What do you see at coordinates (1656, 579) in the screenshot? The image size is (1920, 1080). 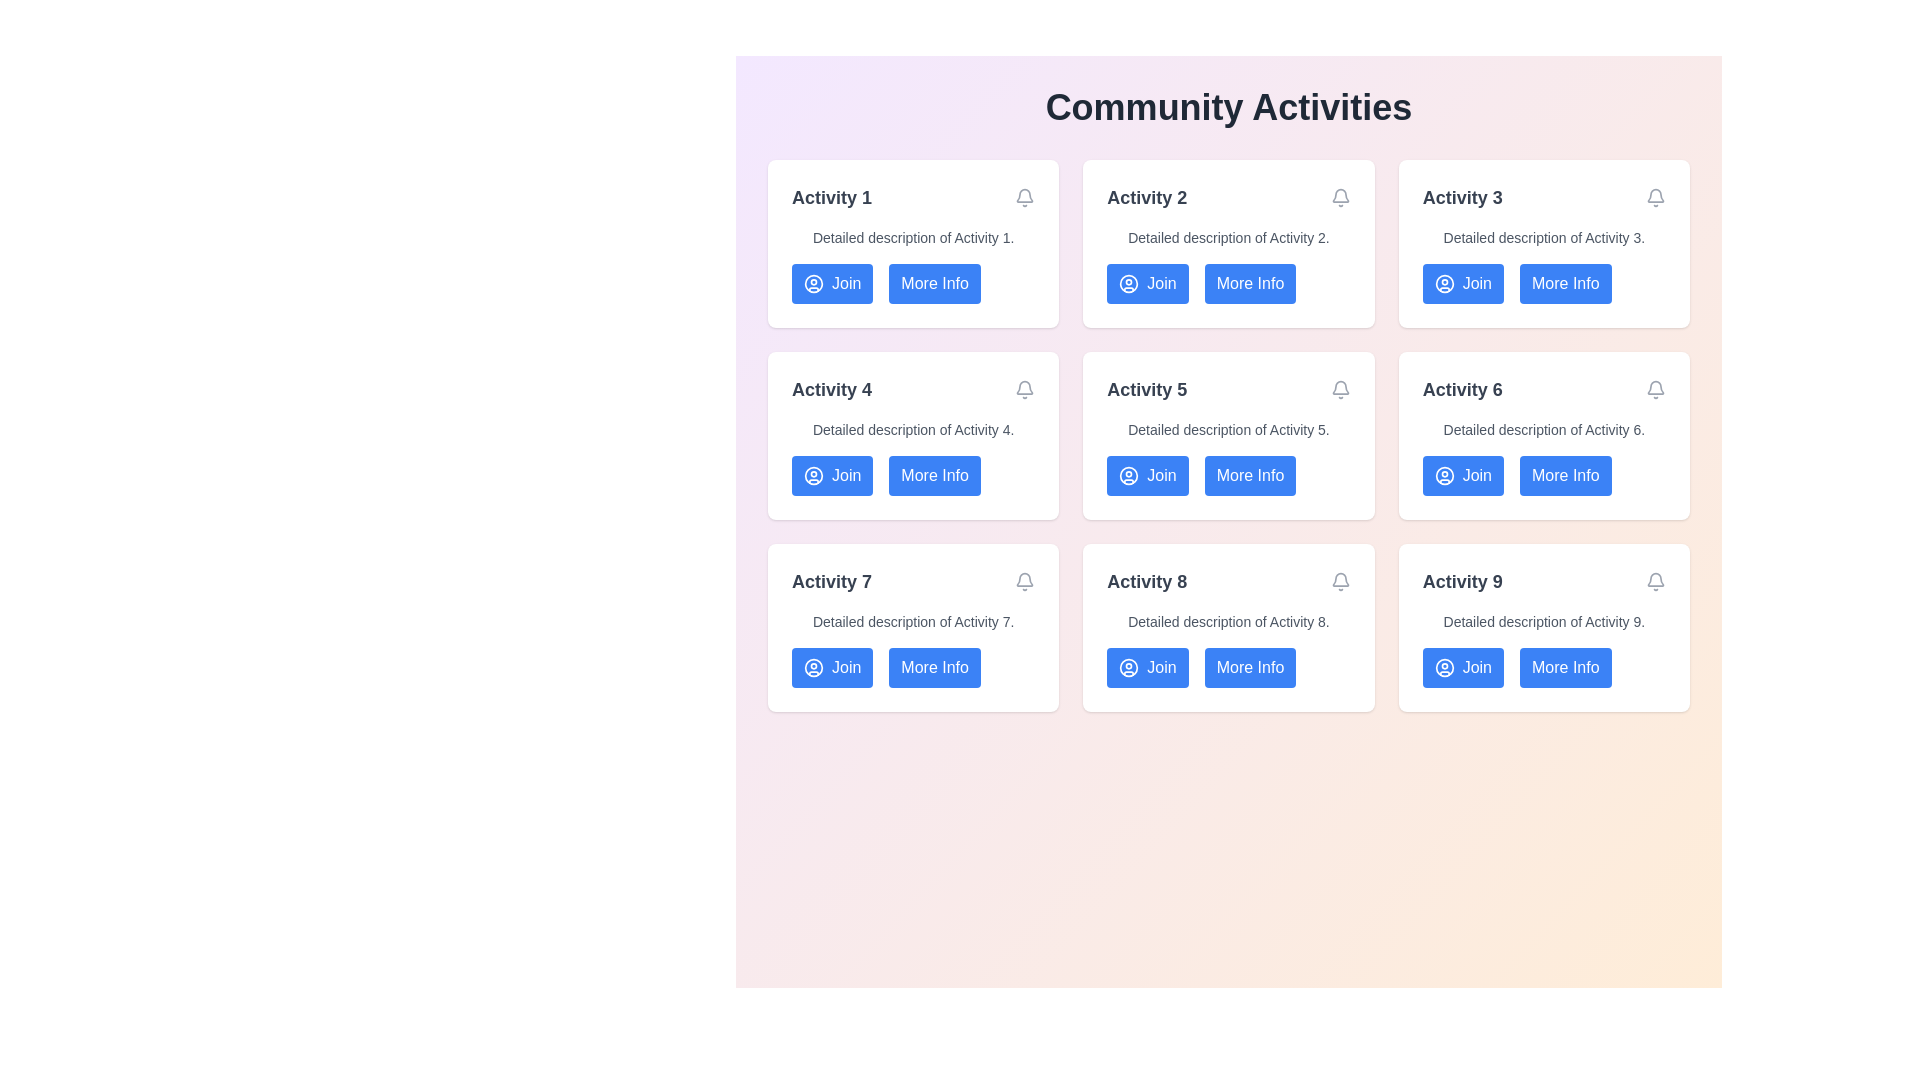 I see `the notification icon located` at bounding box center [1656, 579].